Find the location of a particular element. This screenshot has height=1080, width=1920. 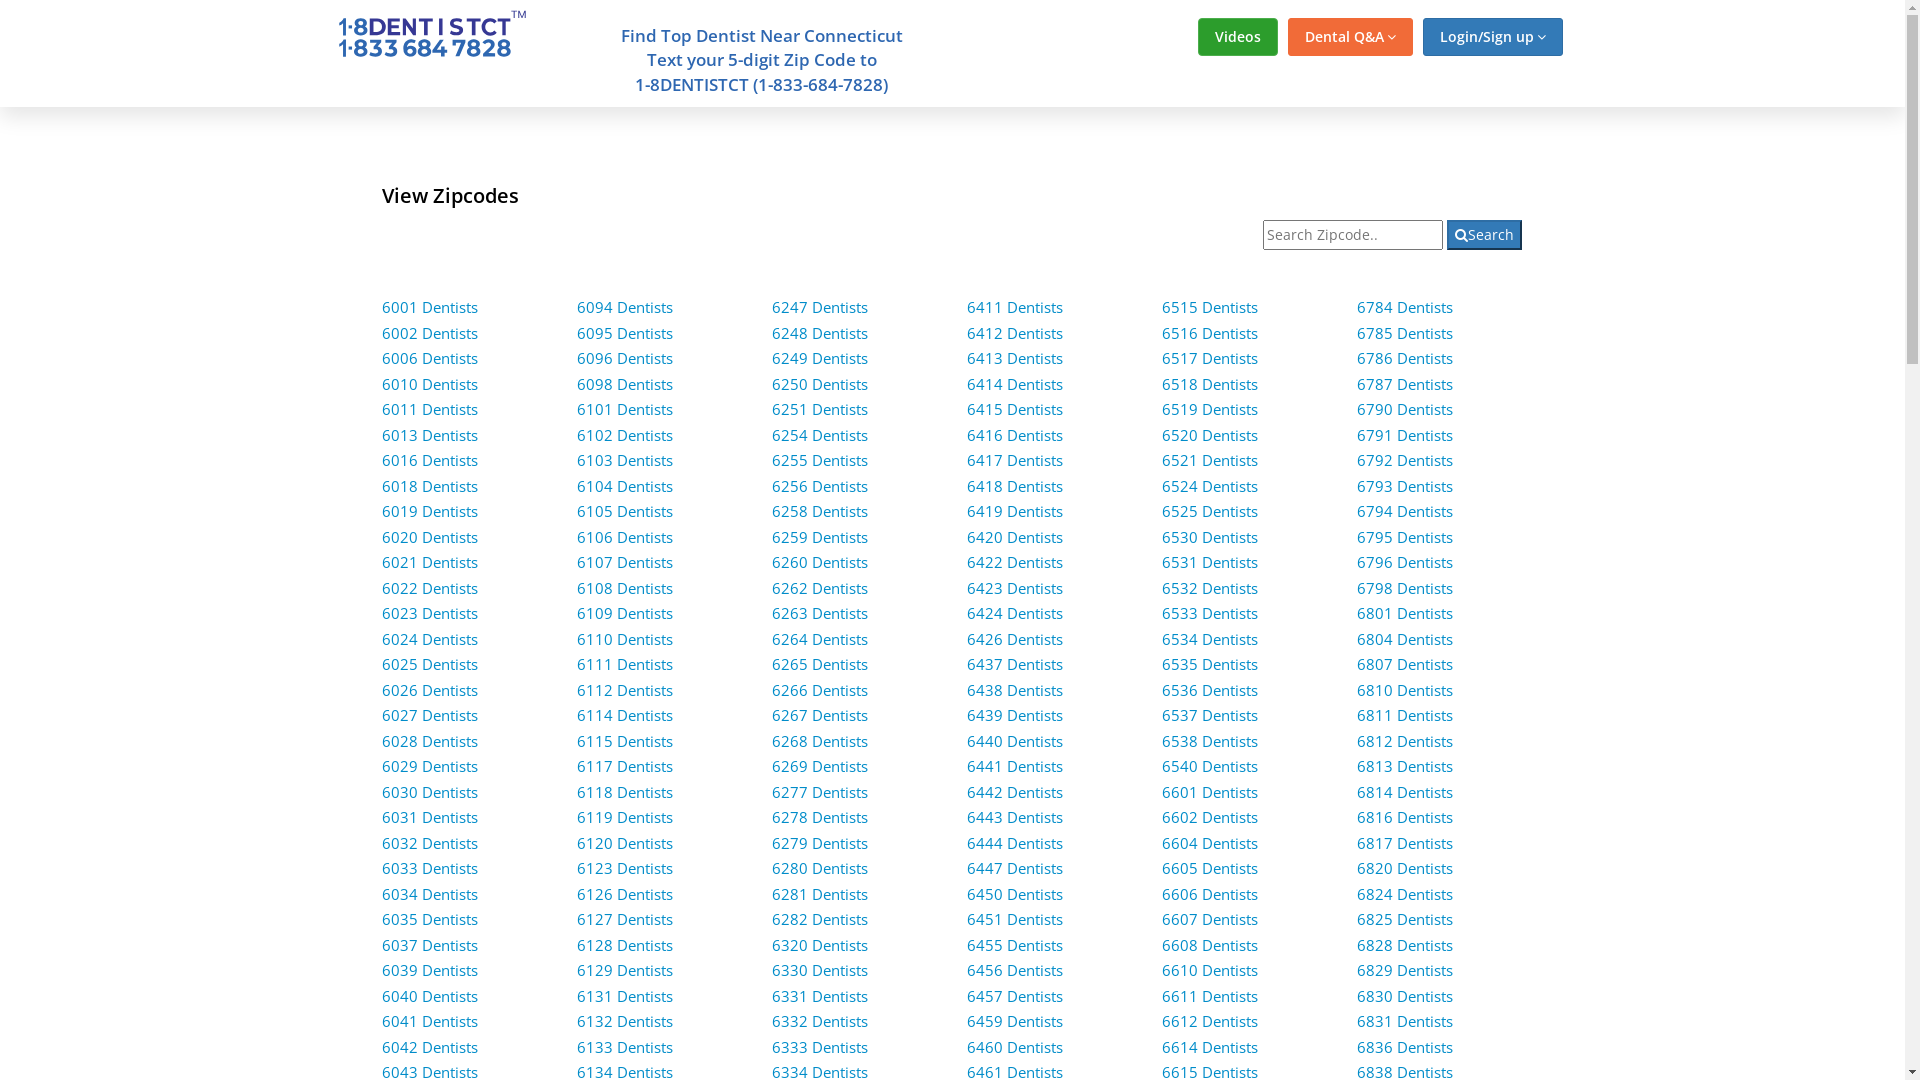

'6442 Dentists' is located at coordinates (1014, 790).